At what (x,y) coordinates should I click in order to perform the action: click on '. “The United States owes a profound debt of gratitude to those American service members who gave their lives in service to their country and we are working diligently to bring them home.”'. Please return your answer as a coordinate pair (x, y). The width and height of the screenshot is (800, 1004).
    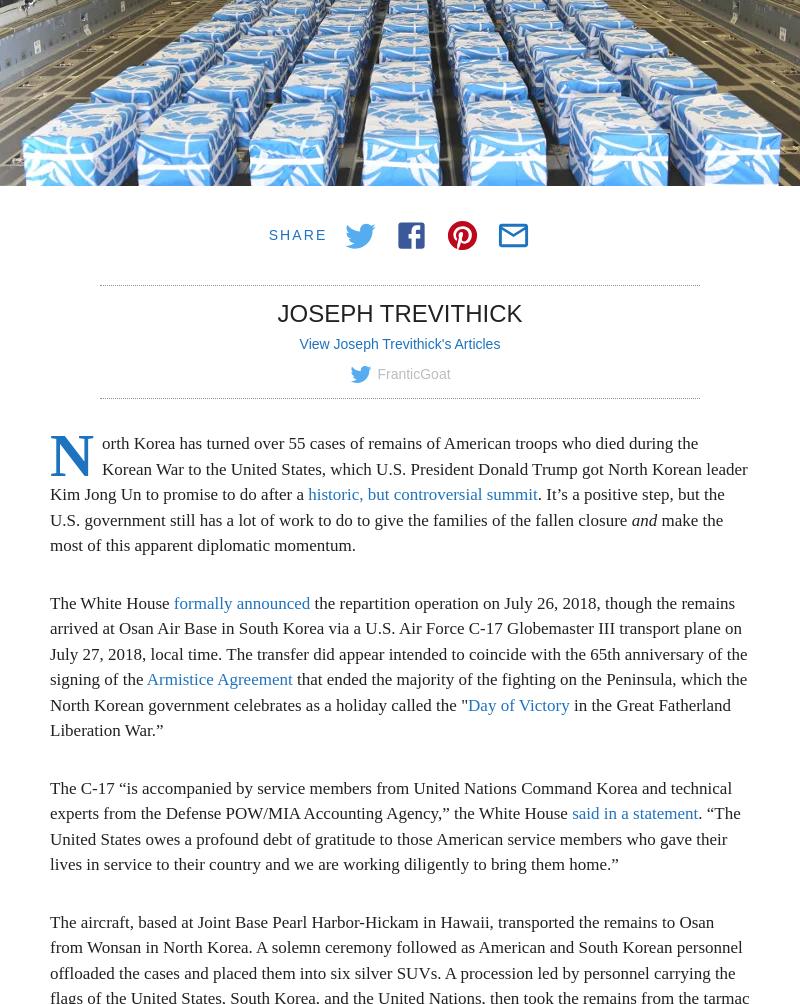
    Looking at the image, I should click on (394, 839).